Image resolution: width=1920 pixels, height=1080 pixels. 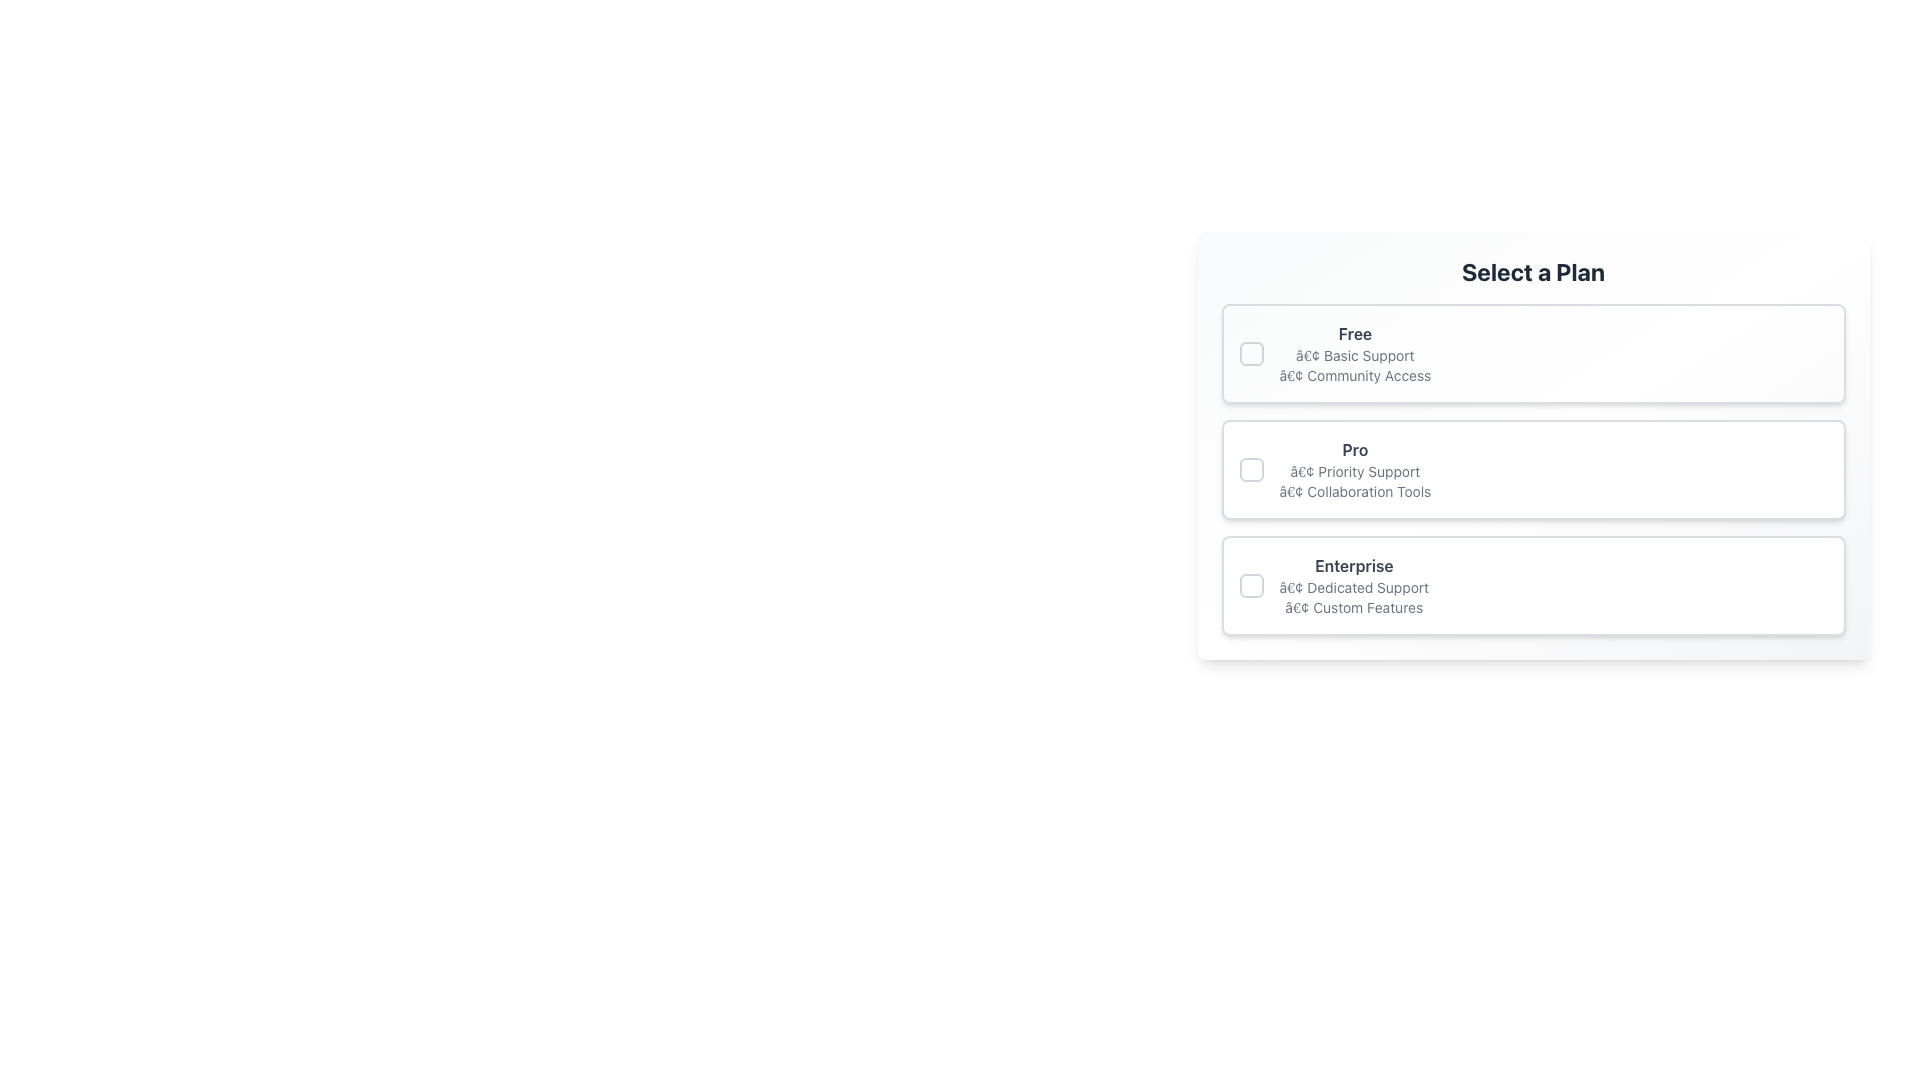 What do you see at coordinates (1532, 445) in the screenshot?
I see `the 'Pro' selection card, which is the second card in a vertical list of three options under the 'Select a Plan' section, featuring a white background and rounded corners` at bounding box center [1532, 445].